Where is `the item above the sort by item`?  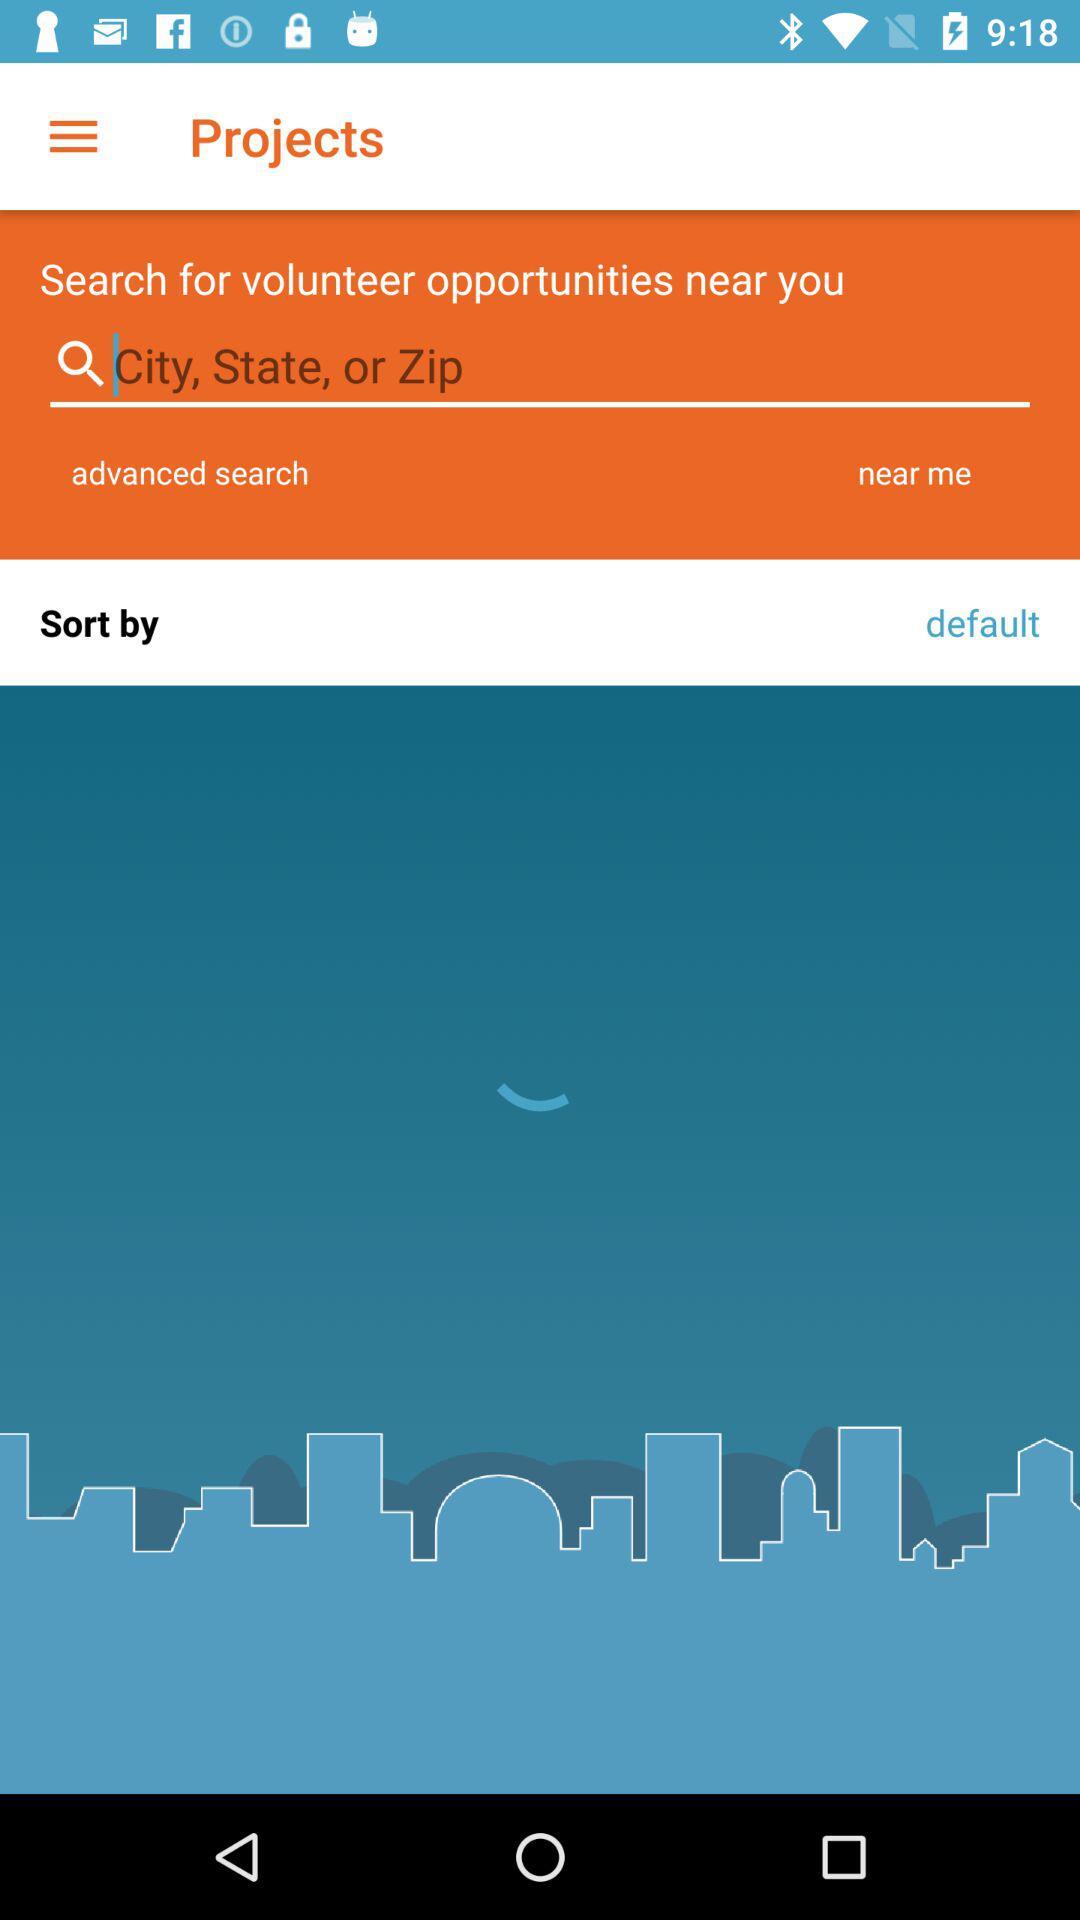 the item above the sort by item is located at coordinates (190, 471).